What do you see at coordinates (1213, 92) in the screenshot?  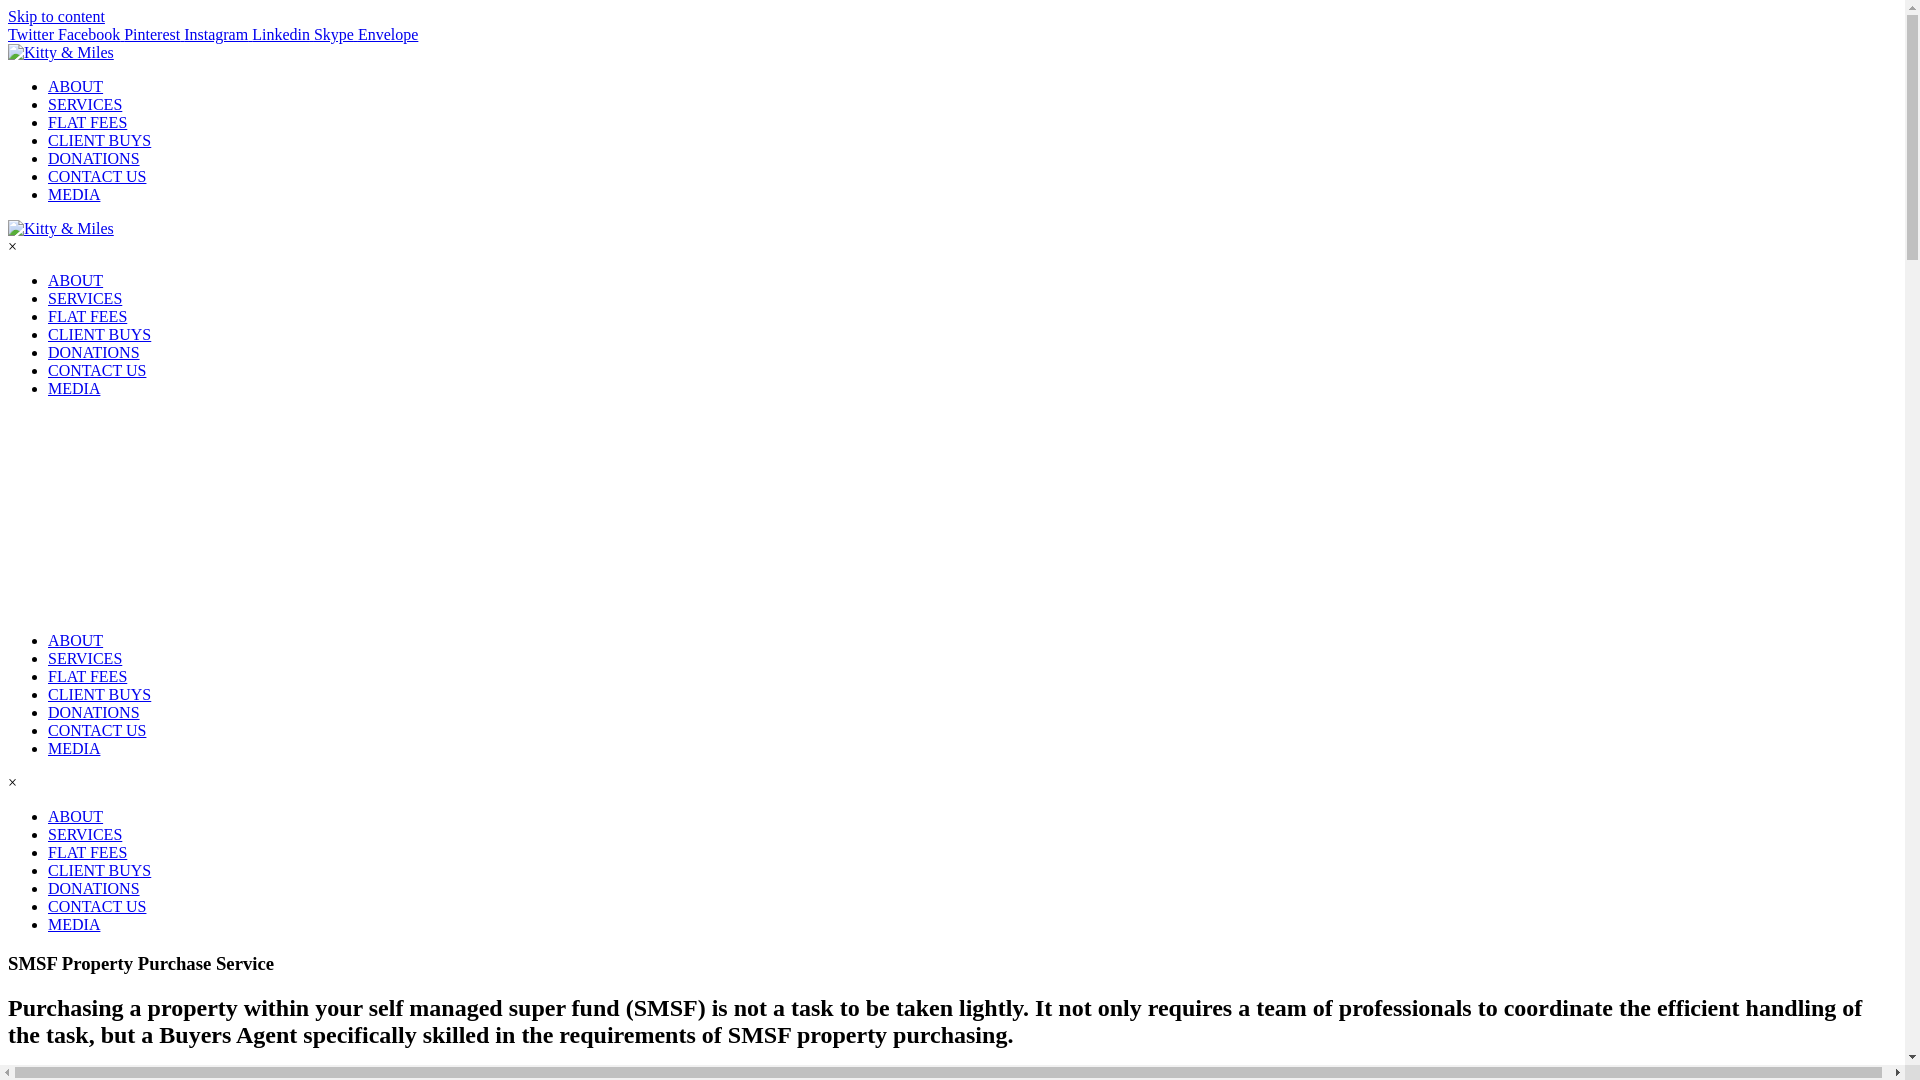 I see `'DONATIONS'` at bounding box center [1213, 92].